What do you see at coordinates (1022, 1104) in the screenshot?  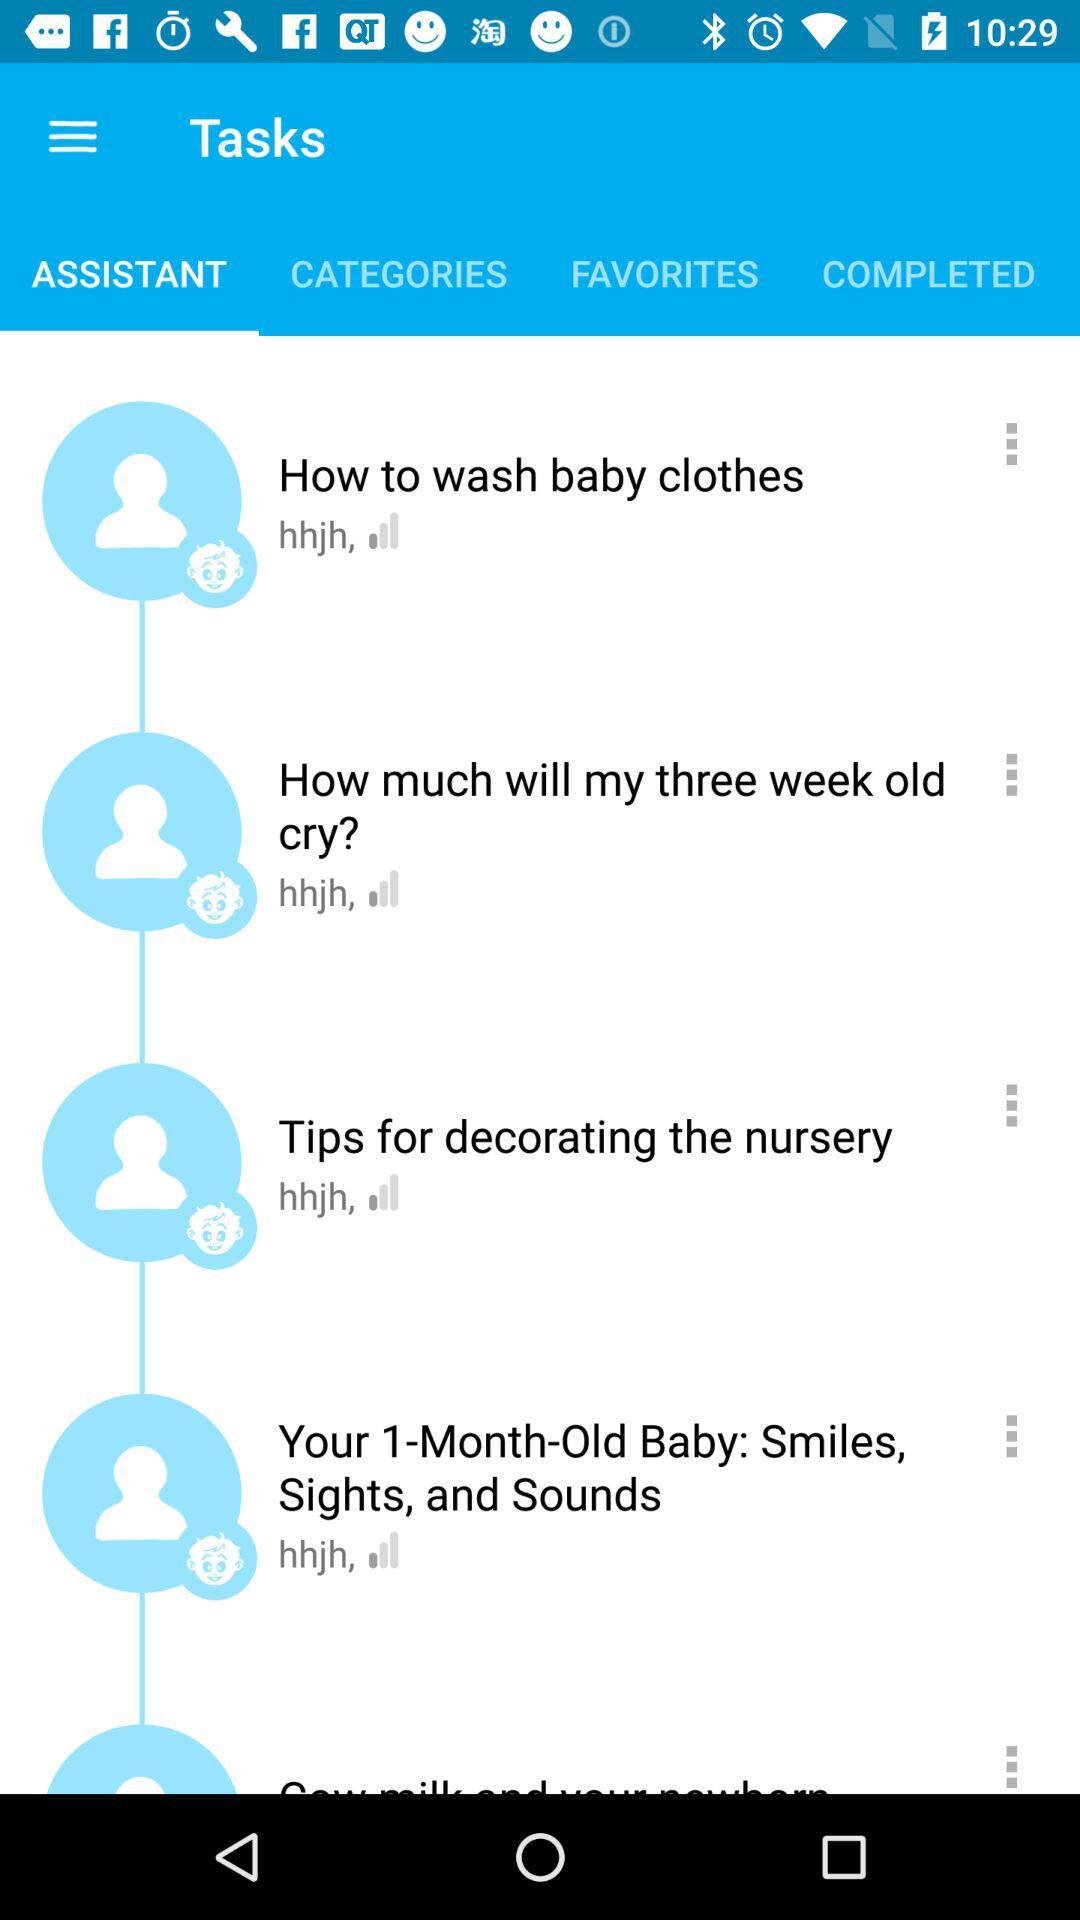 I see `see more` at bounding box center [1022, 1104].